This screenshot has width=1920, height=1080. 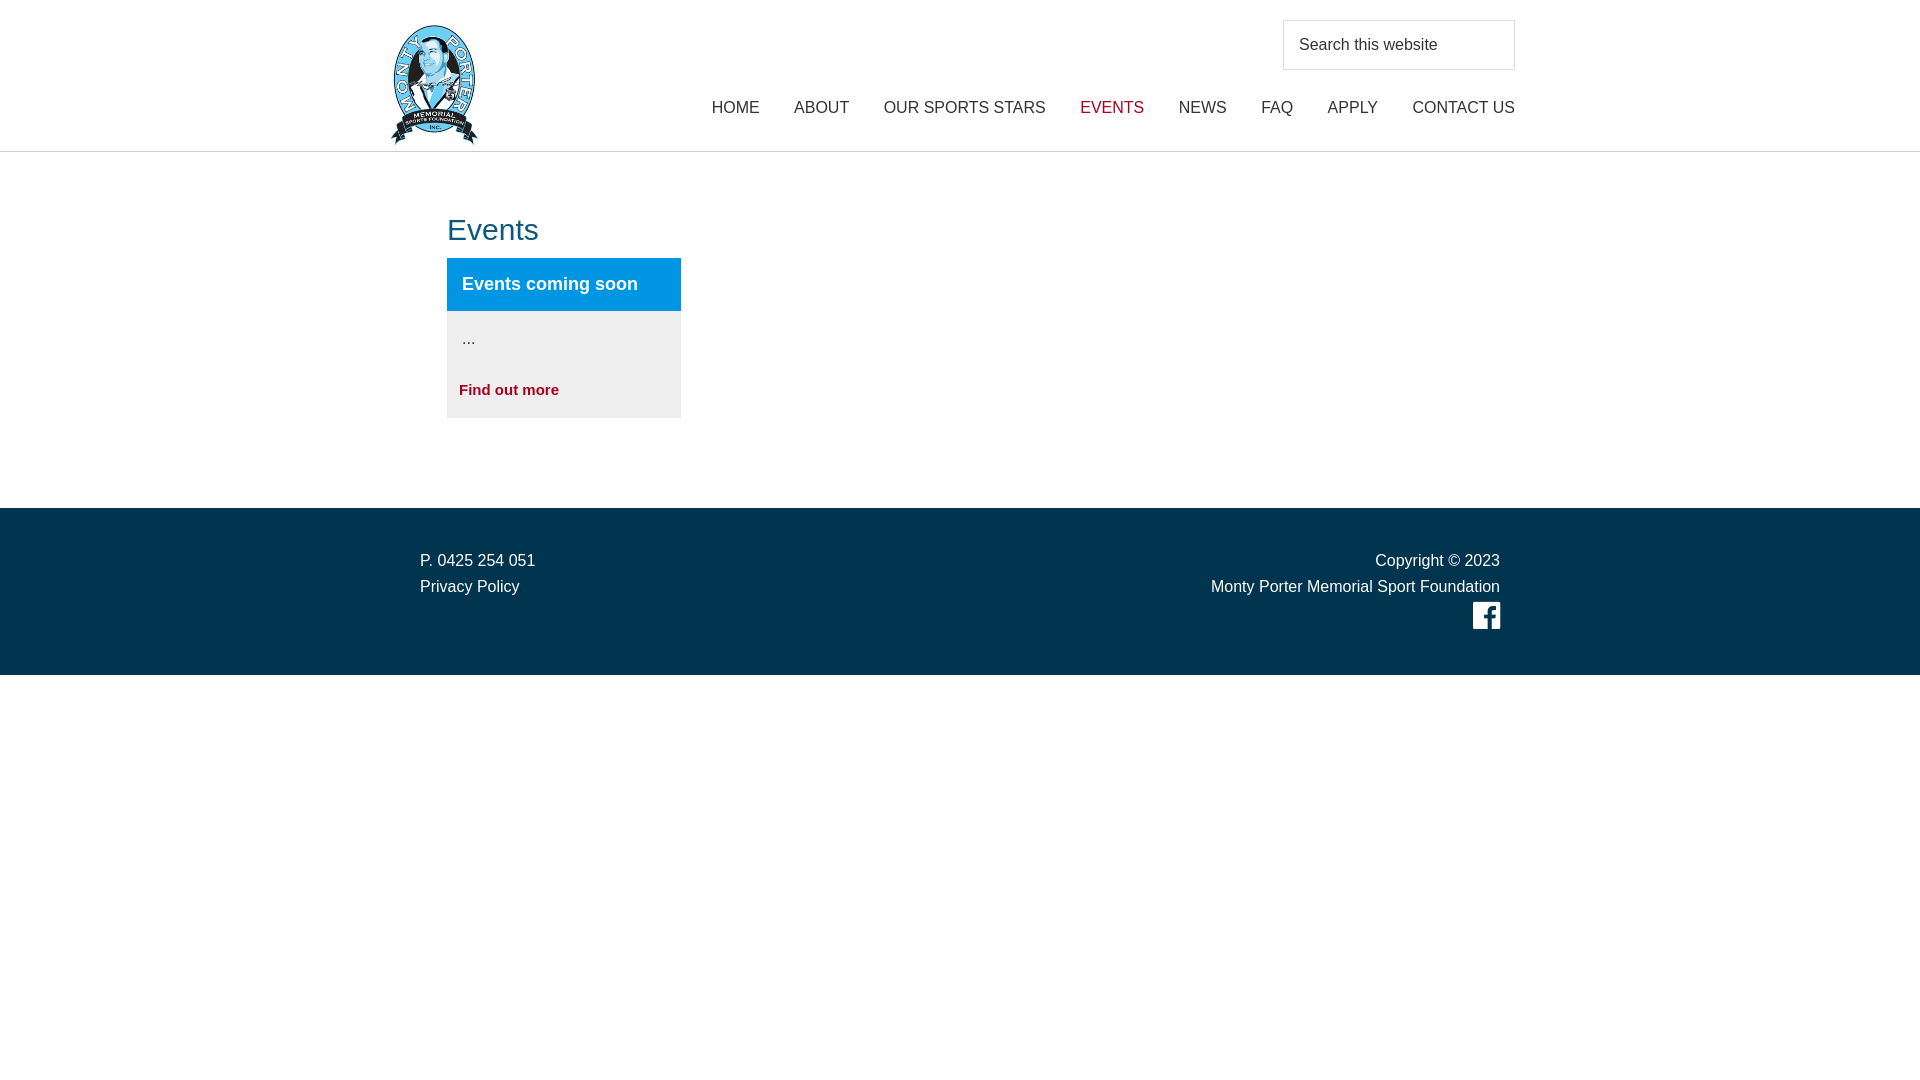 What do you see at coordinates (508, 389) in the screenshot?
I see `'Find out more'` at bounding box center [508, 389].